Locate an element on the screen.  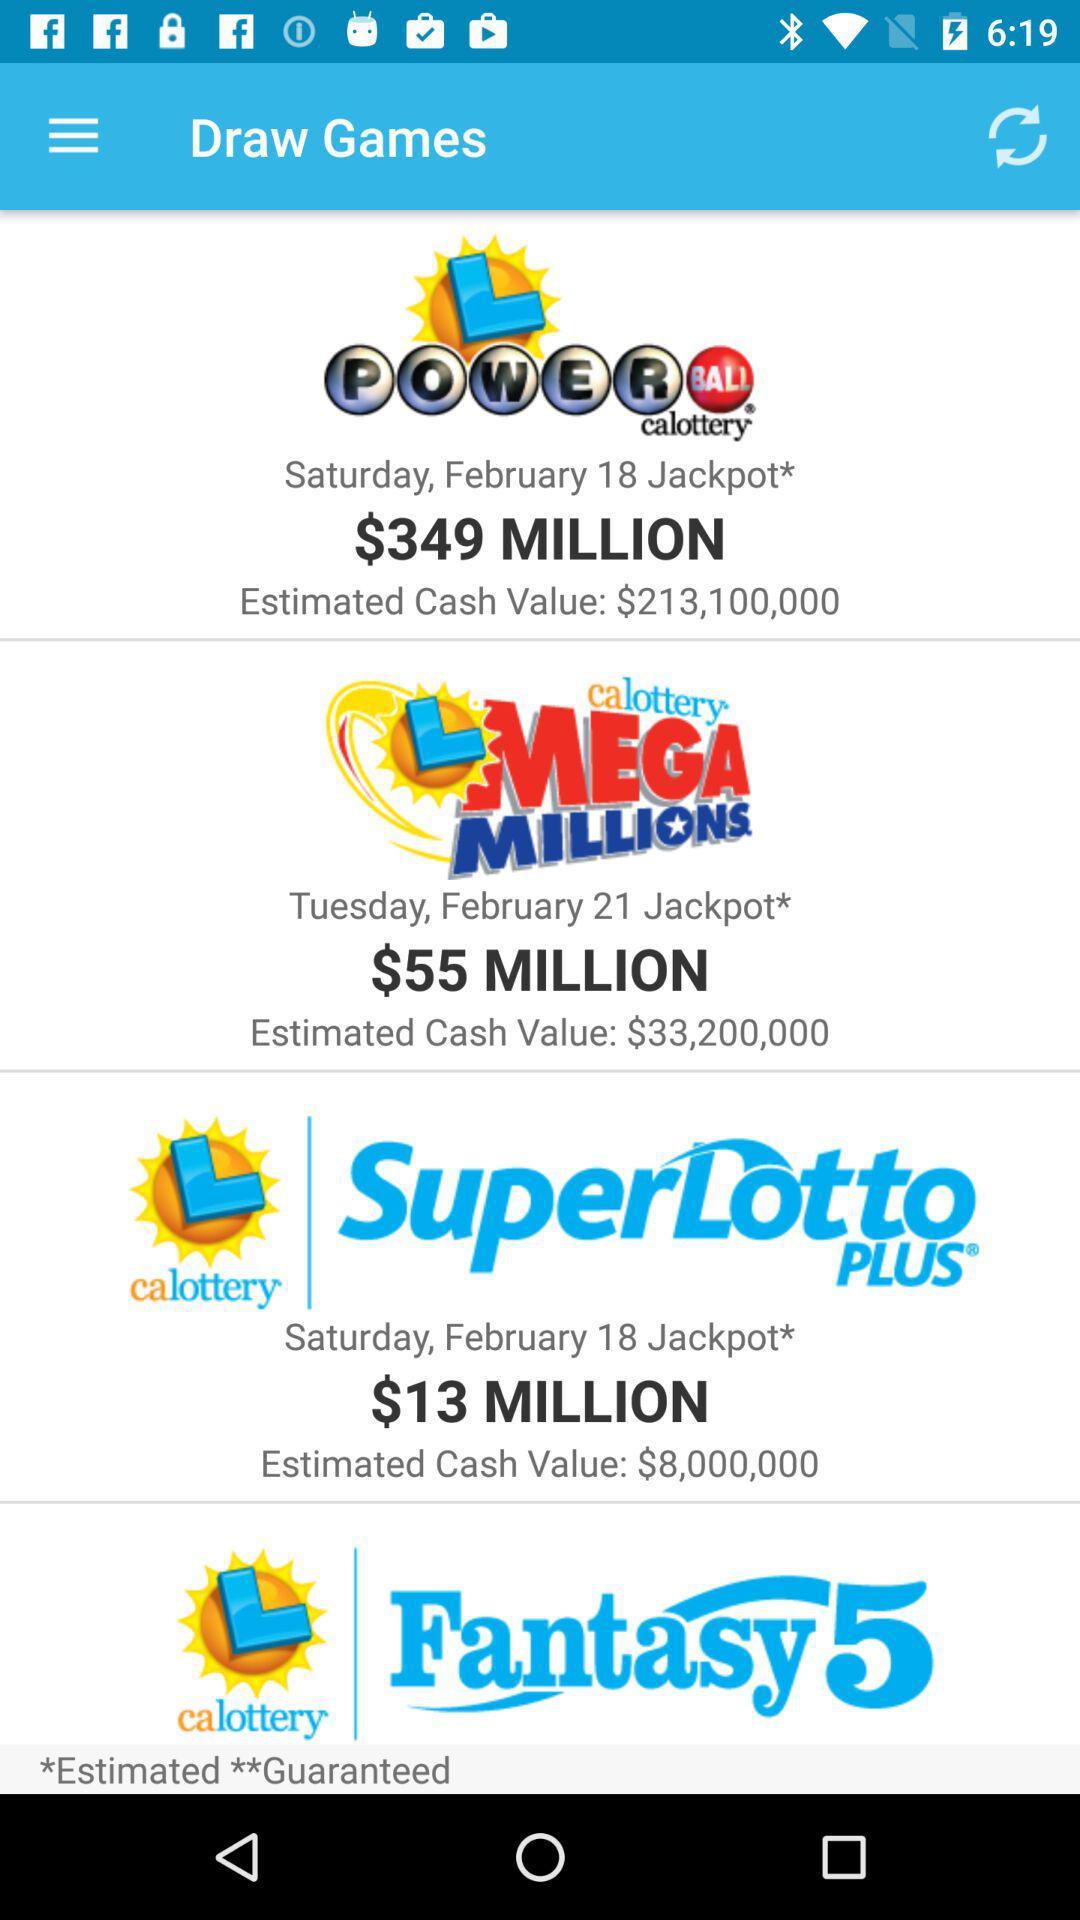
the item at the top right corner is located at coordinates (1017, 135).